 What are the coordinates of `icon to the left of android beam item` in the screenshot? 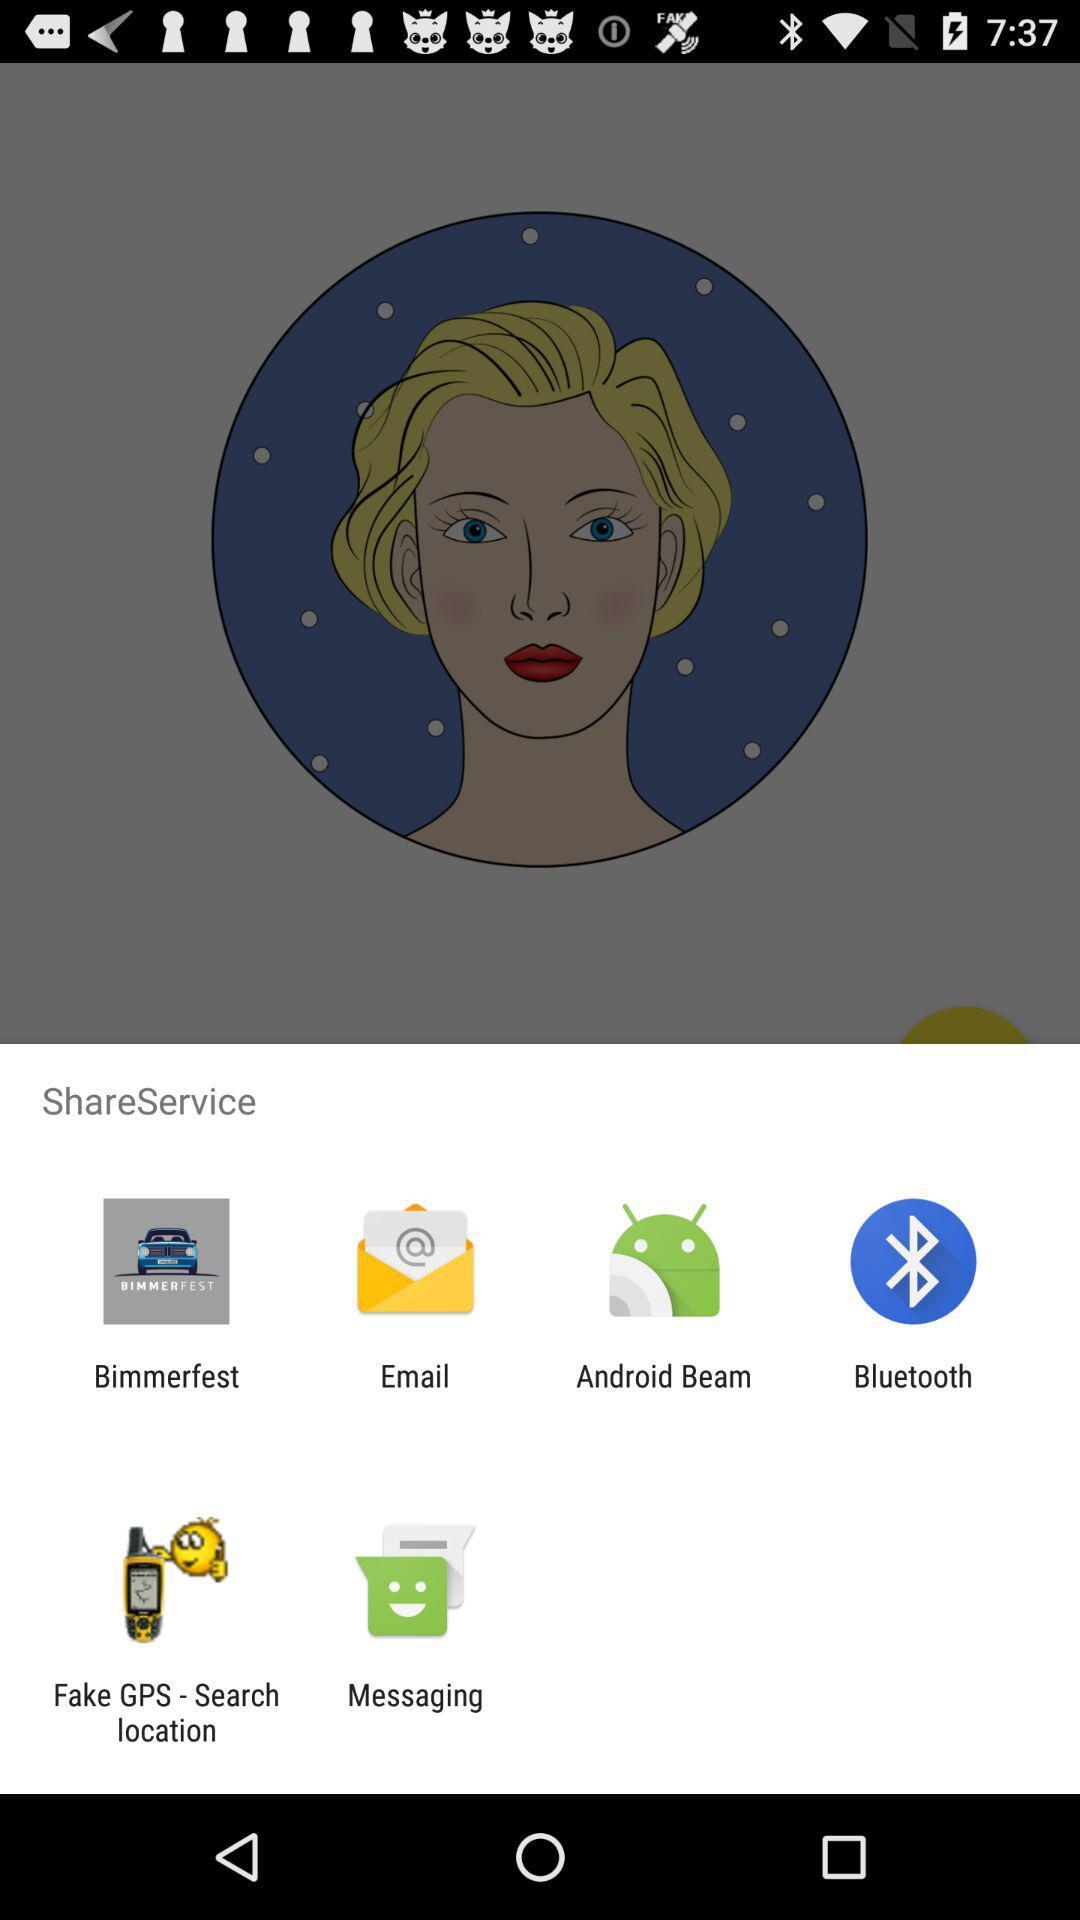 It's located at (414, 1392).